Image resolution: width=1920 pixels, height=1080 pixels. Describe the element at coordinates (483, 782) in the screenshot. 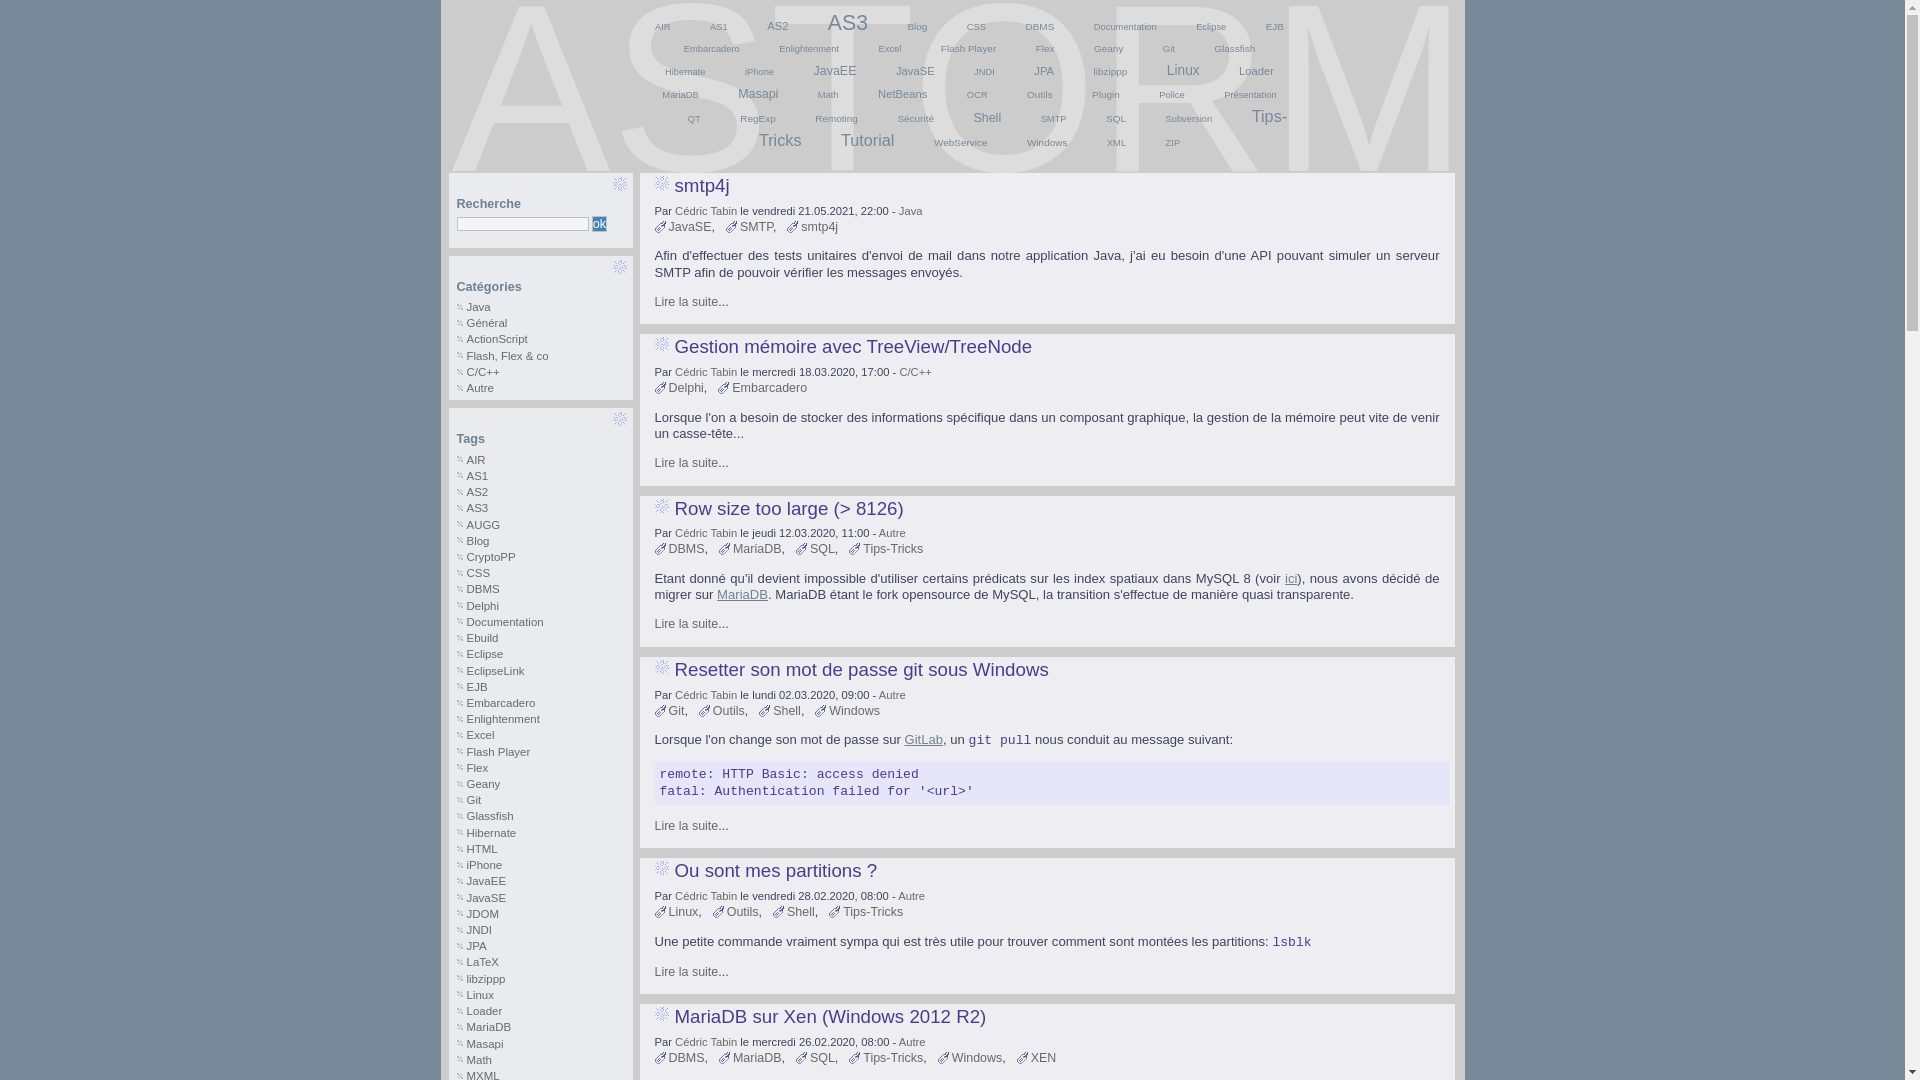

I see `'Geany'` at that location.